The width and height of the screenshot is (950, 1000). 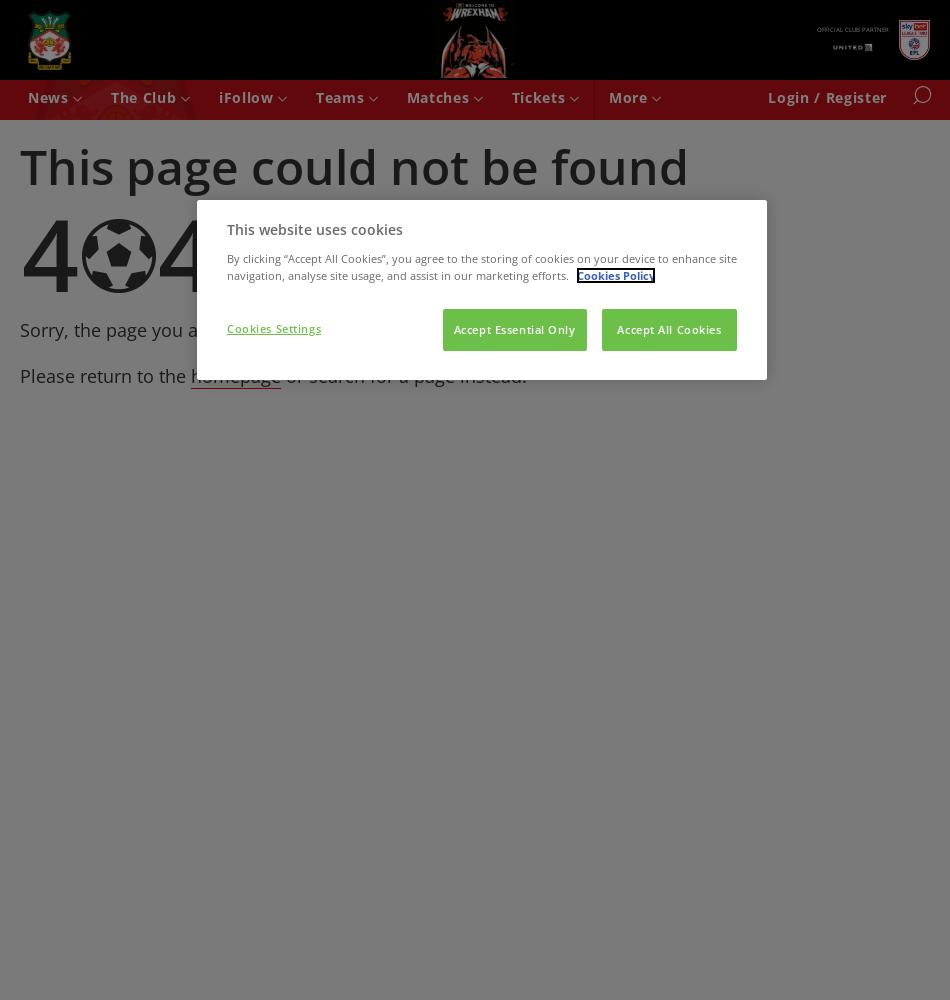 What do you see at coordinates (439, 96) in the screenshot?
I see `'Matches'` at bounding box center [439, 96].